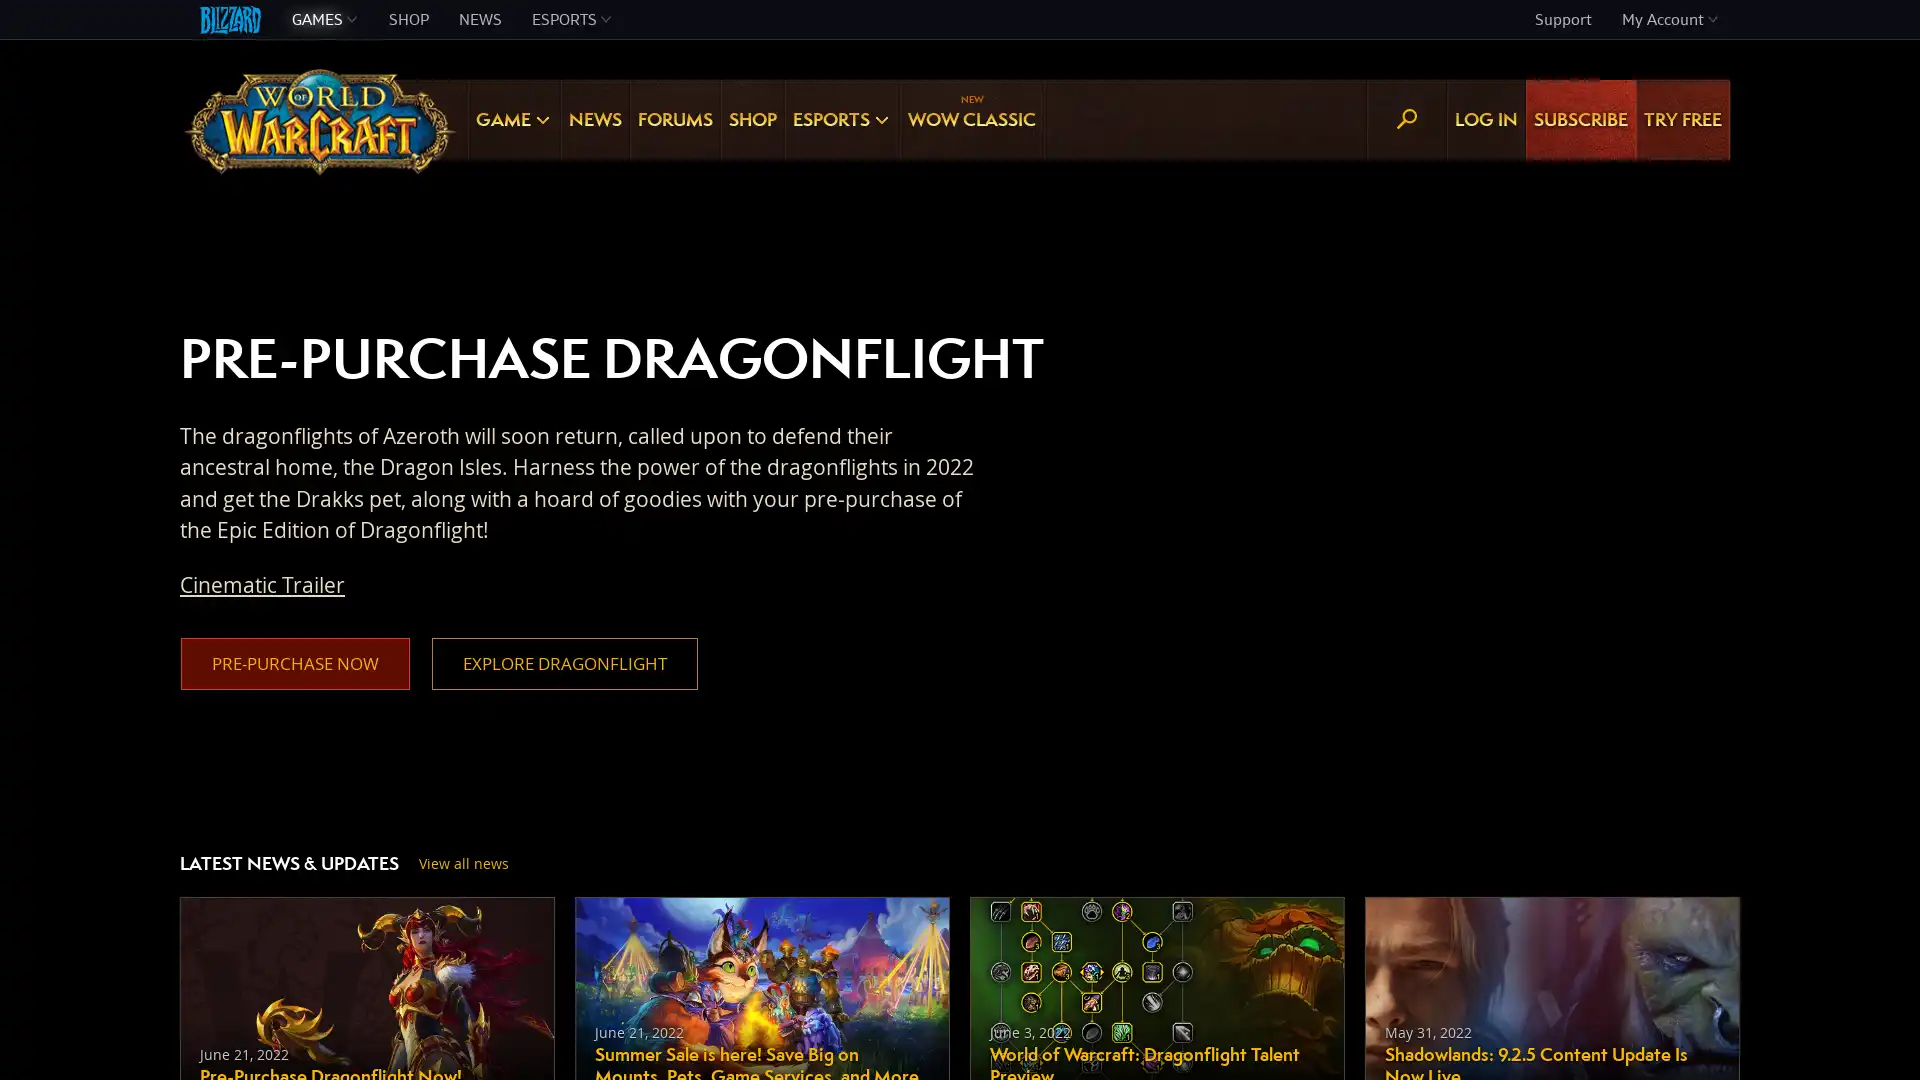 The width and height of the screenshot is (1920, 1080). Describe the element at coordinates (261, 584) in the screenshot. I see `Cinematic Trailer` at that location.